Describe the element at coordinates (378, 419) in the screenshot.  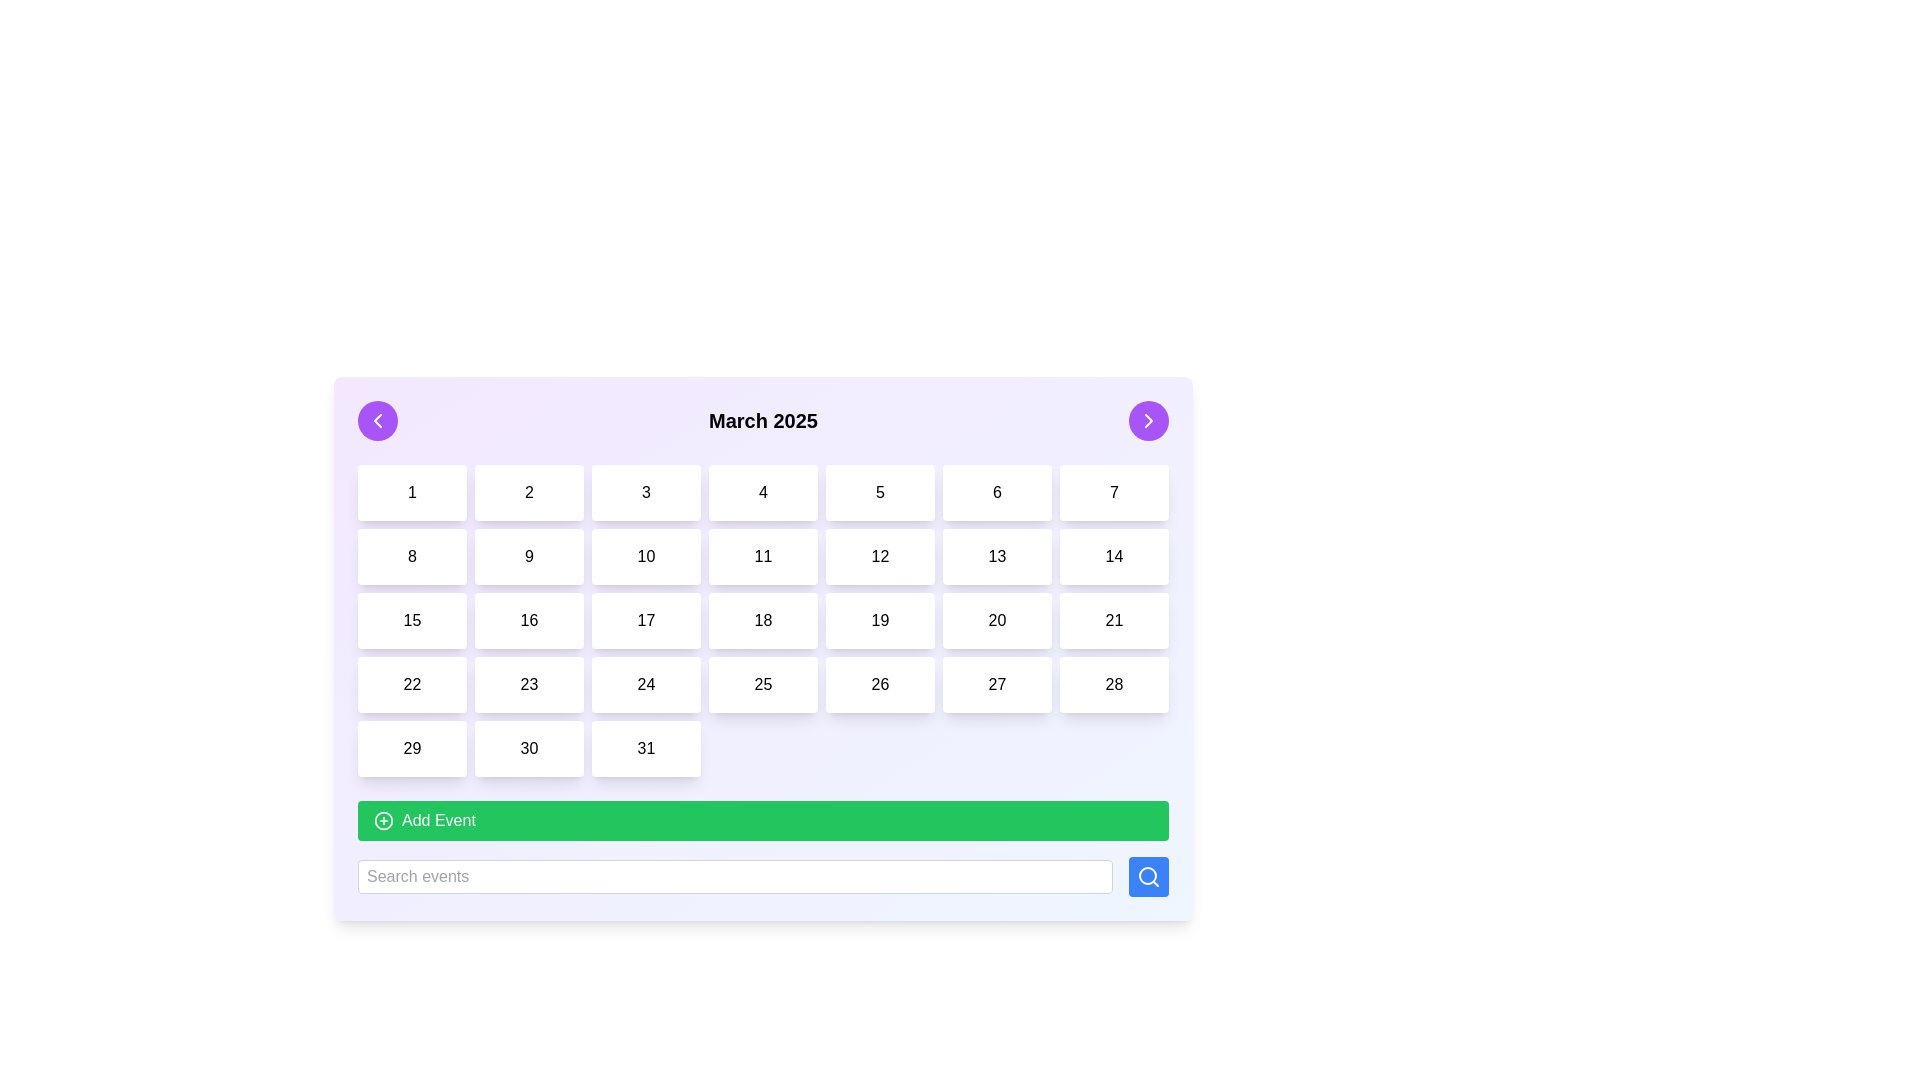
I see `the left-facing chevron SVG icon embedded within the purple circular button at the top-left corner of the calendar interface` at that location.